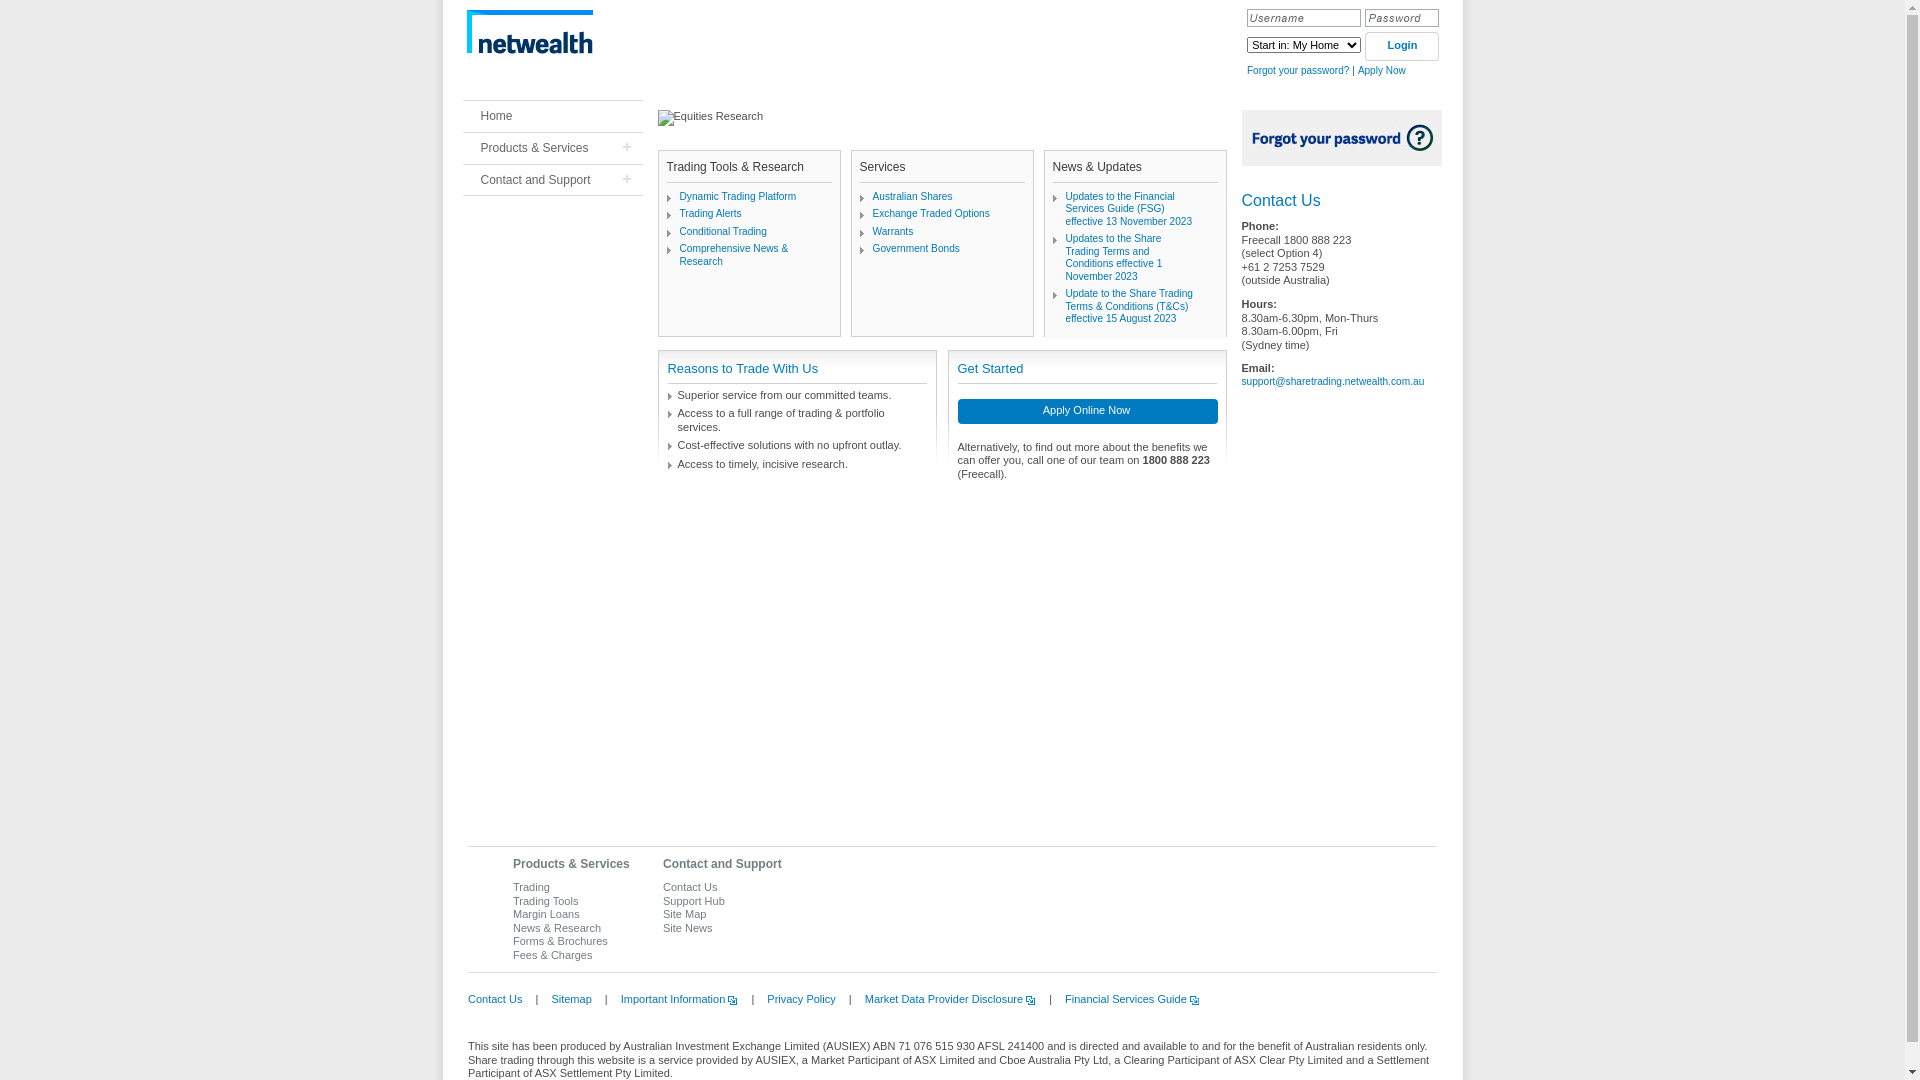  Describe the element at coordinates (872, 213) in the screenshot. I see `'Exchange Traded Options'` at that location.